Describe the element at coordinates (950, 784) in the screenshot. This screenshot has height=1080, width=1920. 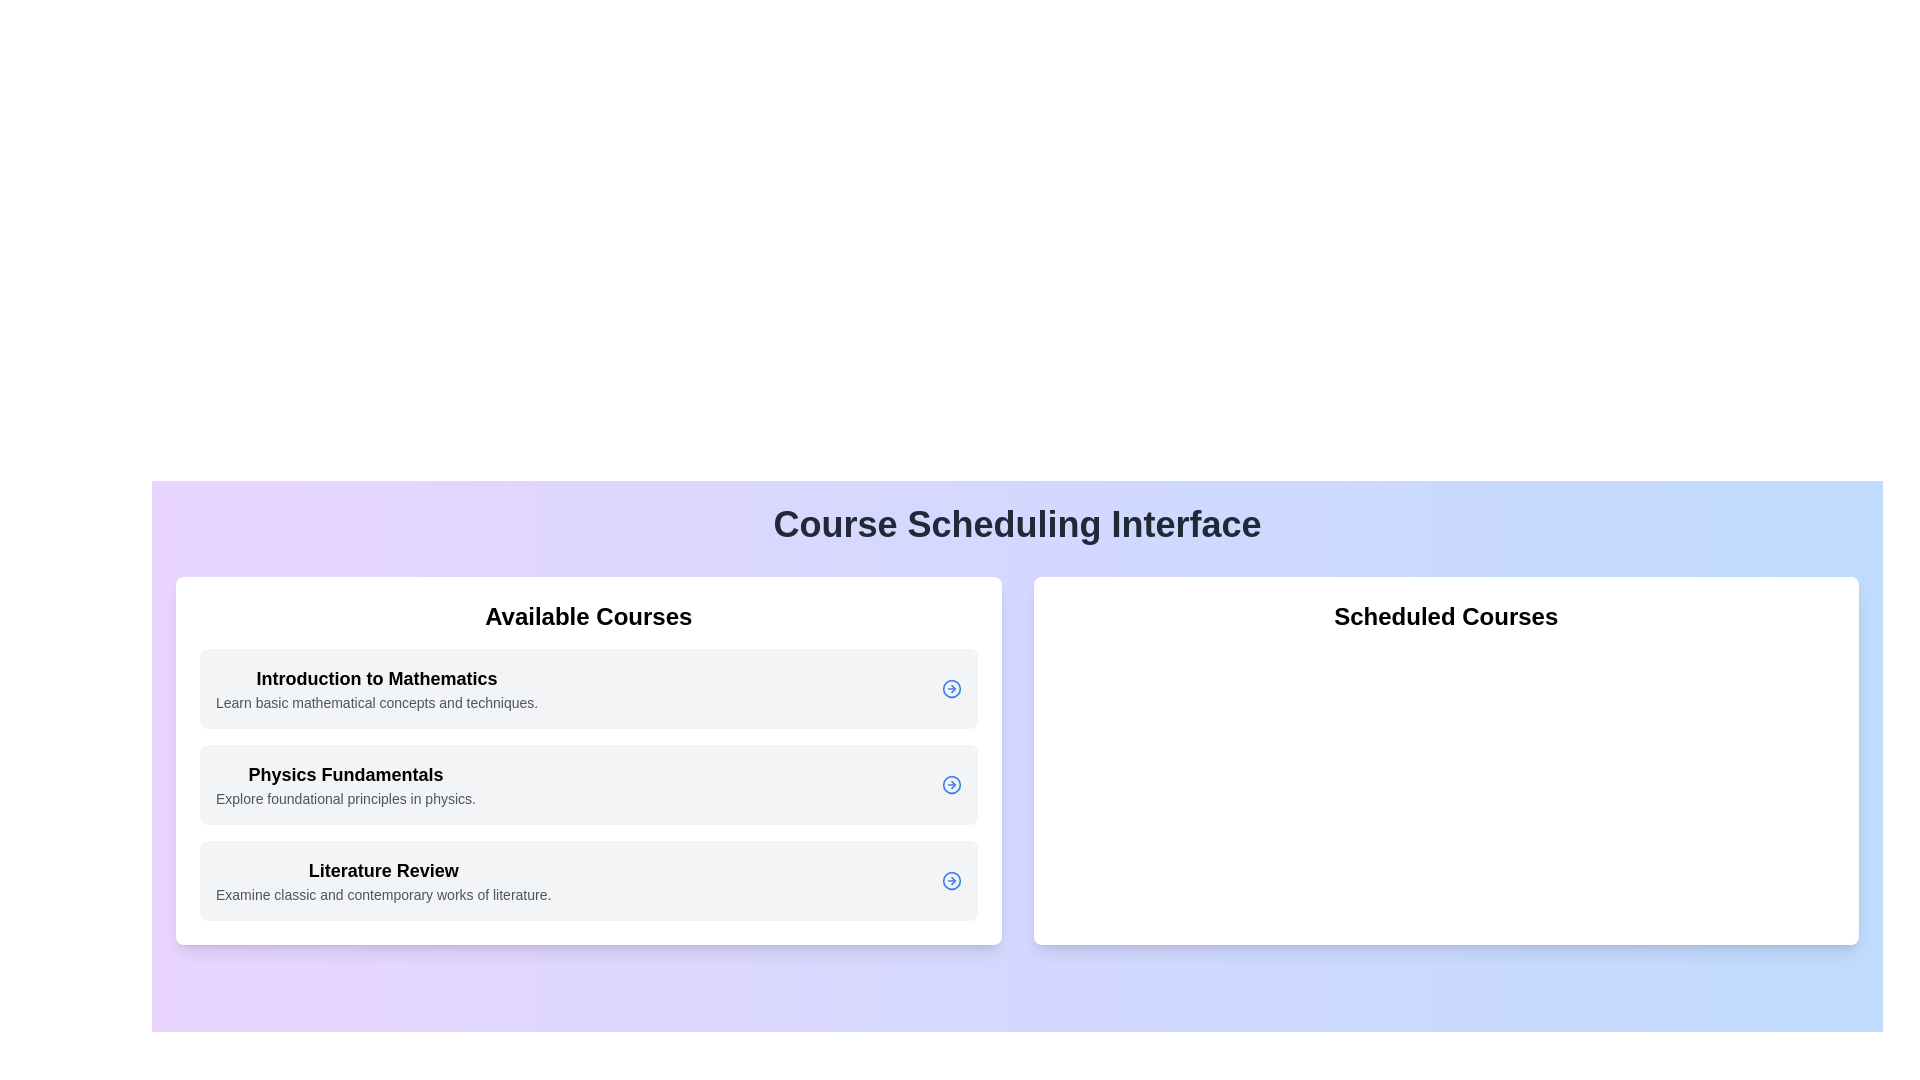
I see `the blue right-arrow icon button located on the far right of the content block labeled 'Physics Fundamentals'` at that location.